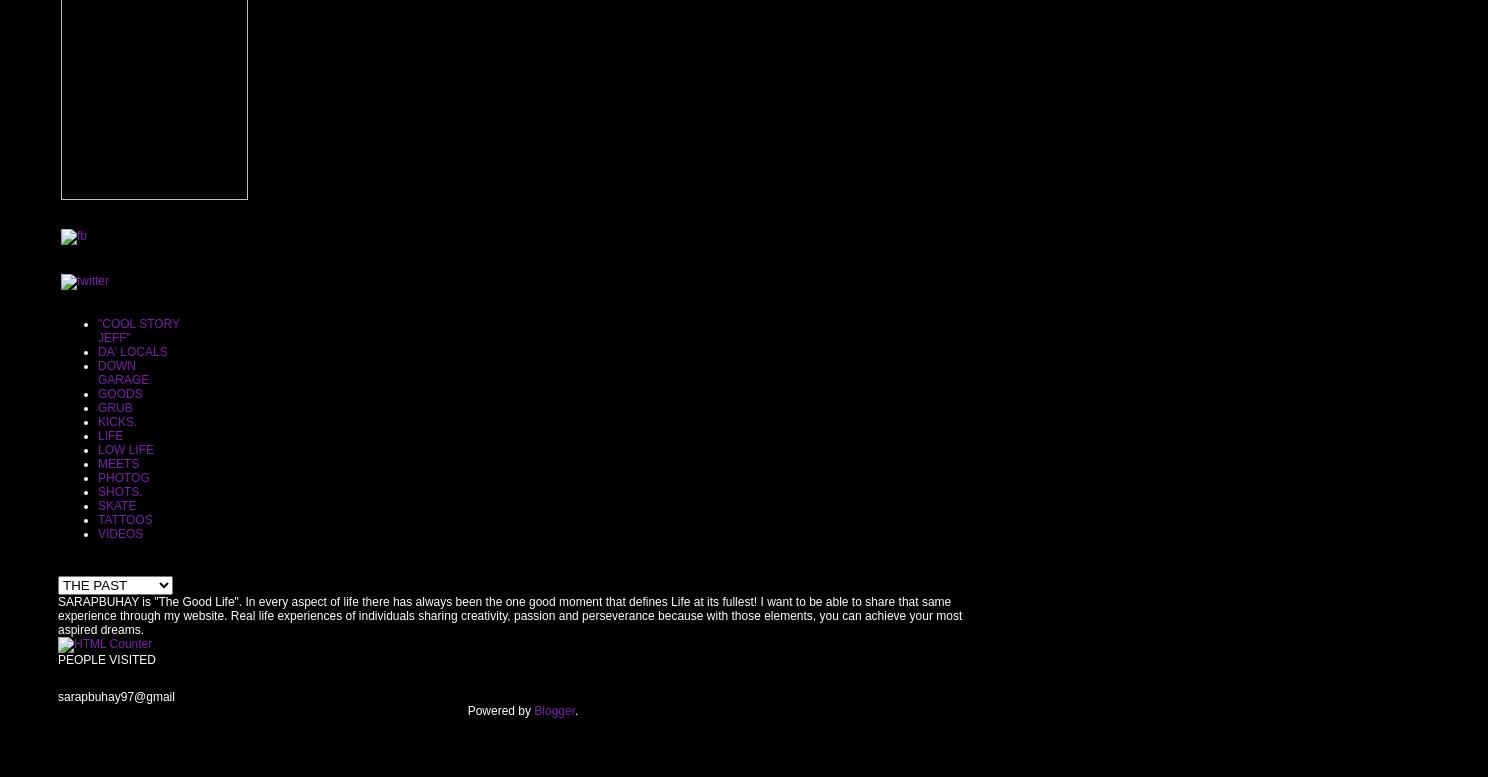  I want to click on 'DOWN GARAGE.', so click(97, 372).